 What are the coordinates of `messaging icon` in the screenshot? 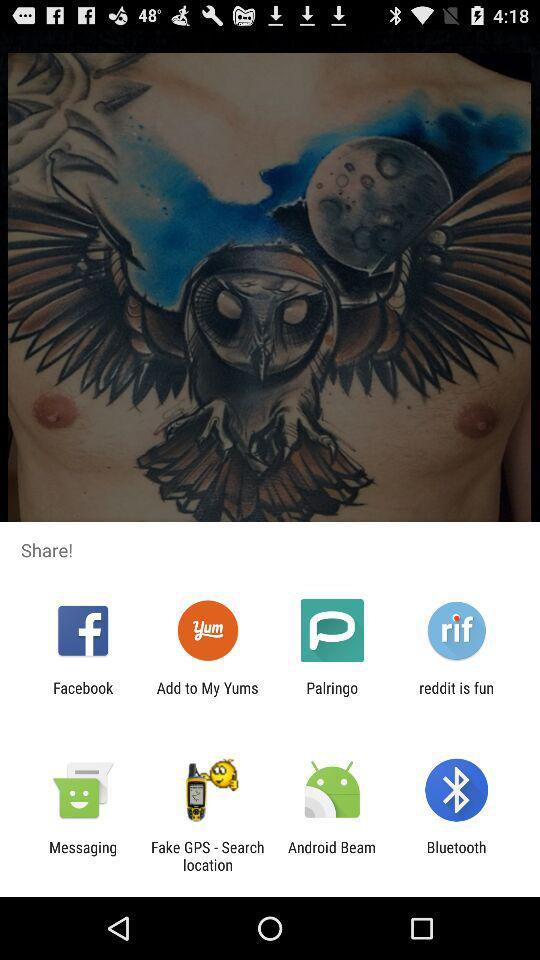 It's located at (82, 855).